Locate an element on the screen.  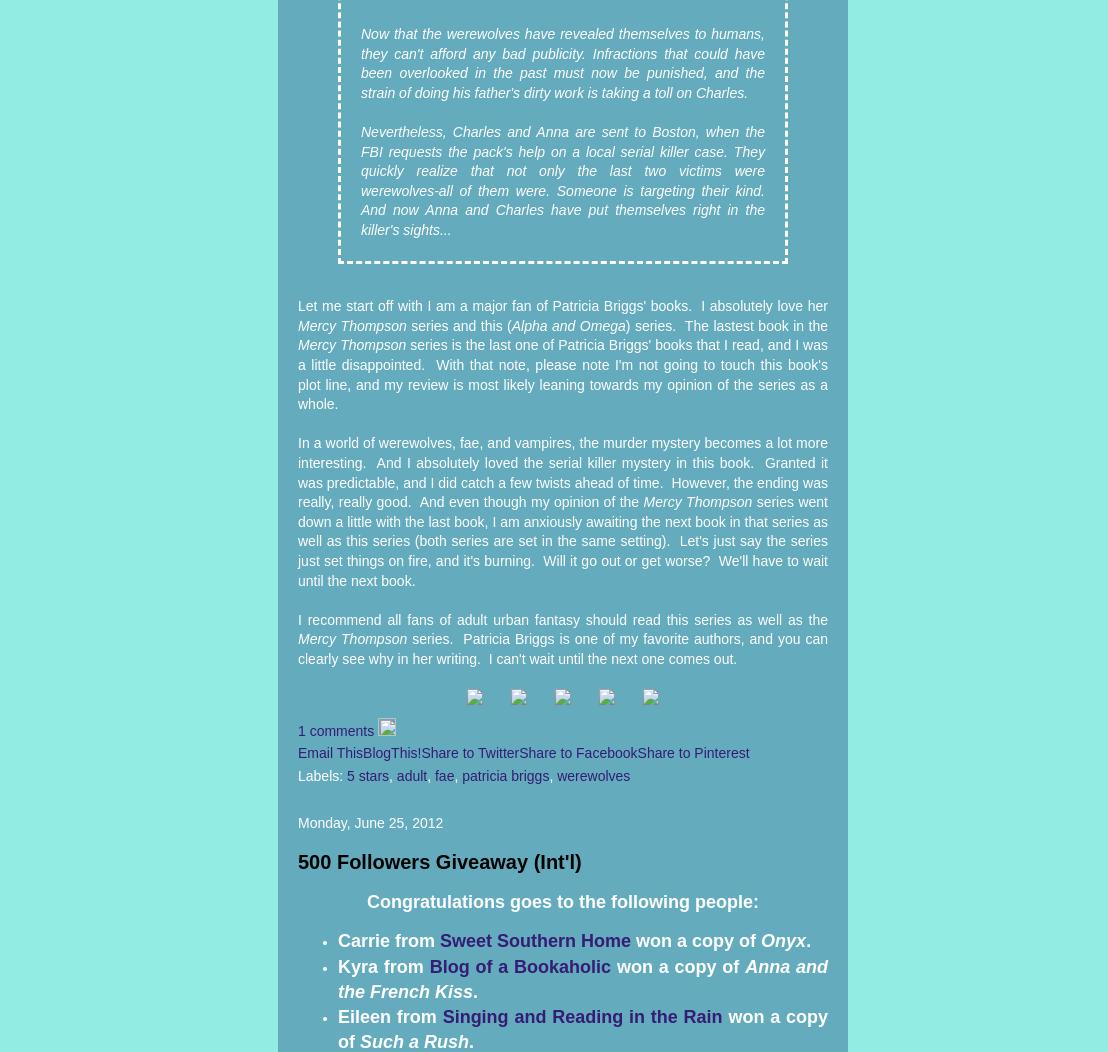
'1 comments' is located at coordinates (334, 729).